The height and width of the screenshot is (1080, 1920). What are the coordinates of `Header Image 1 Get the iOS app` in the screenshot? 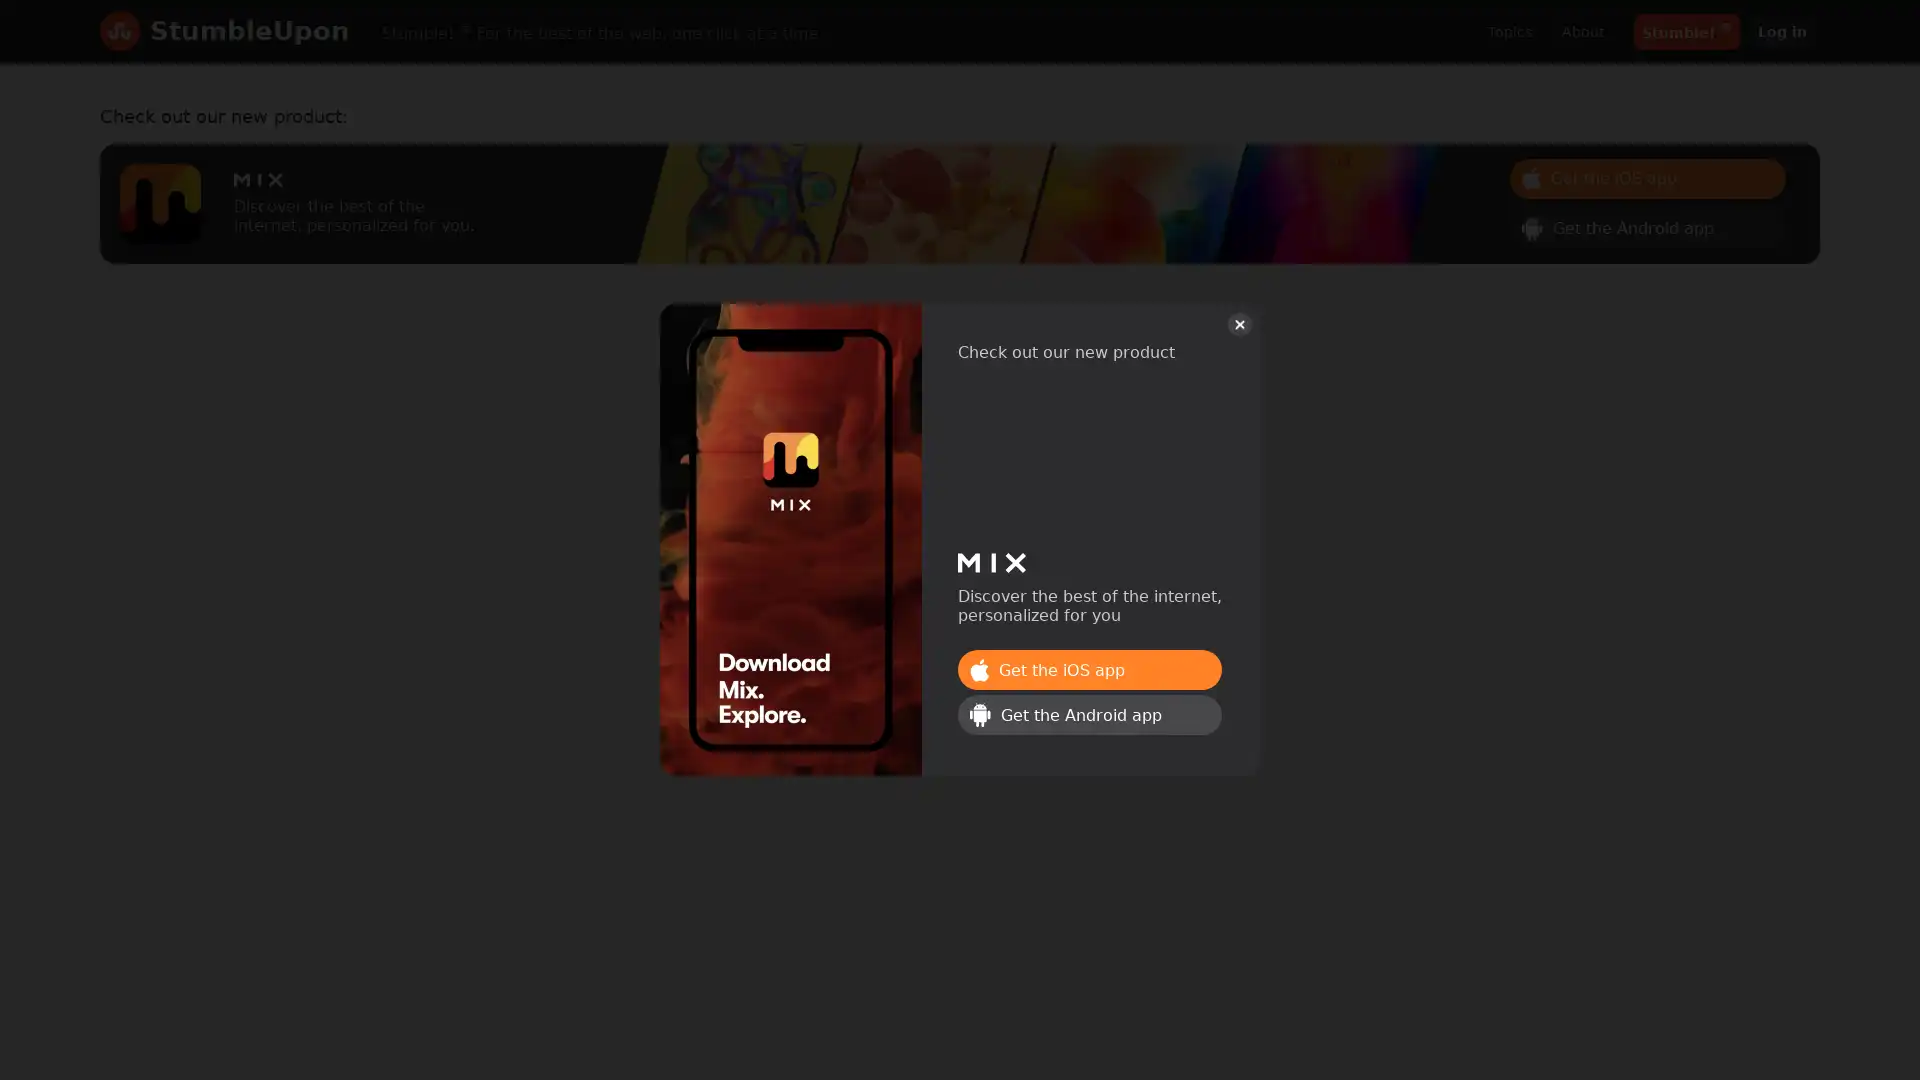 It's located at (1088, 670).